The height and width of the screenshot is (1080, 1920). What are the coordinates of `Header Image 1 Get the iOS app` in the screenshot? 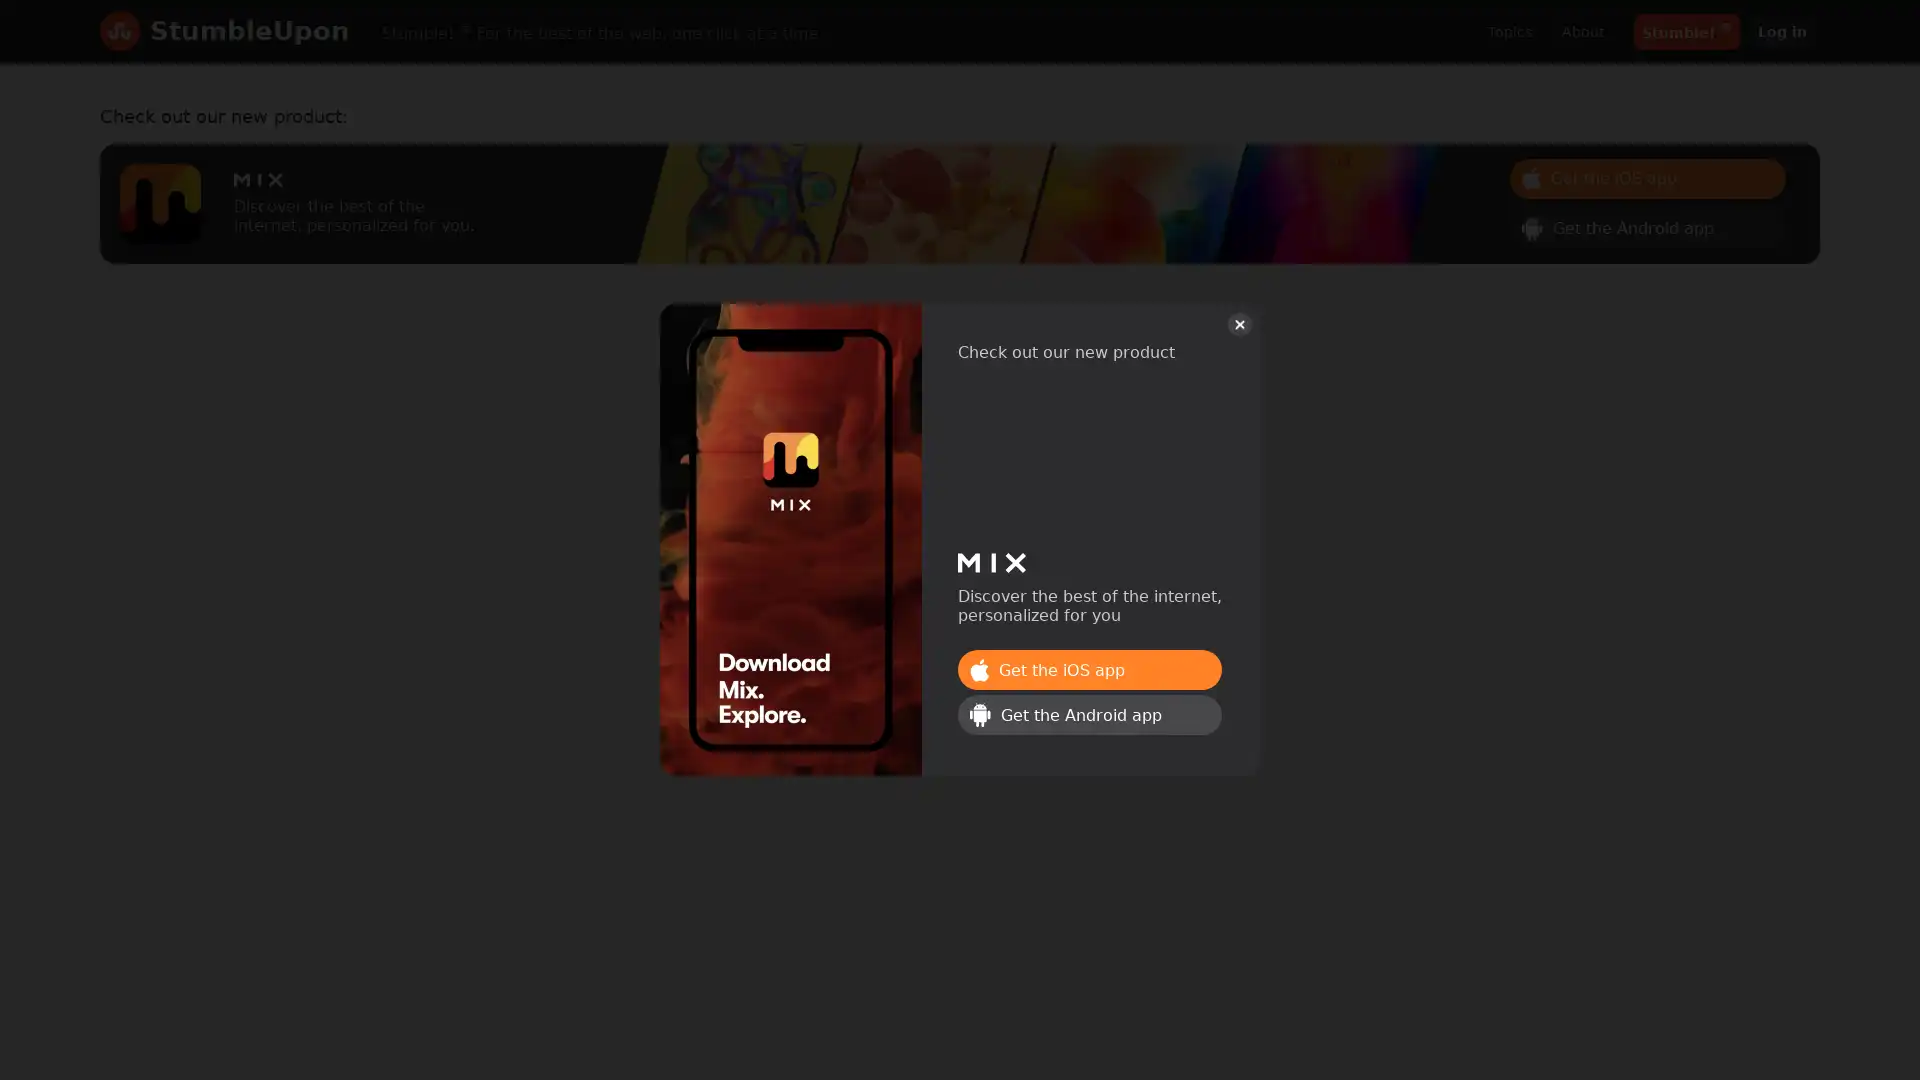 It's located at (1088, 670).